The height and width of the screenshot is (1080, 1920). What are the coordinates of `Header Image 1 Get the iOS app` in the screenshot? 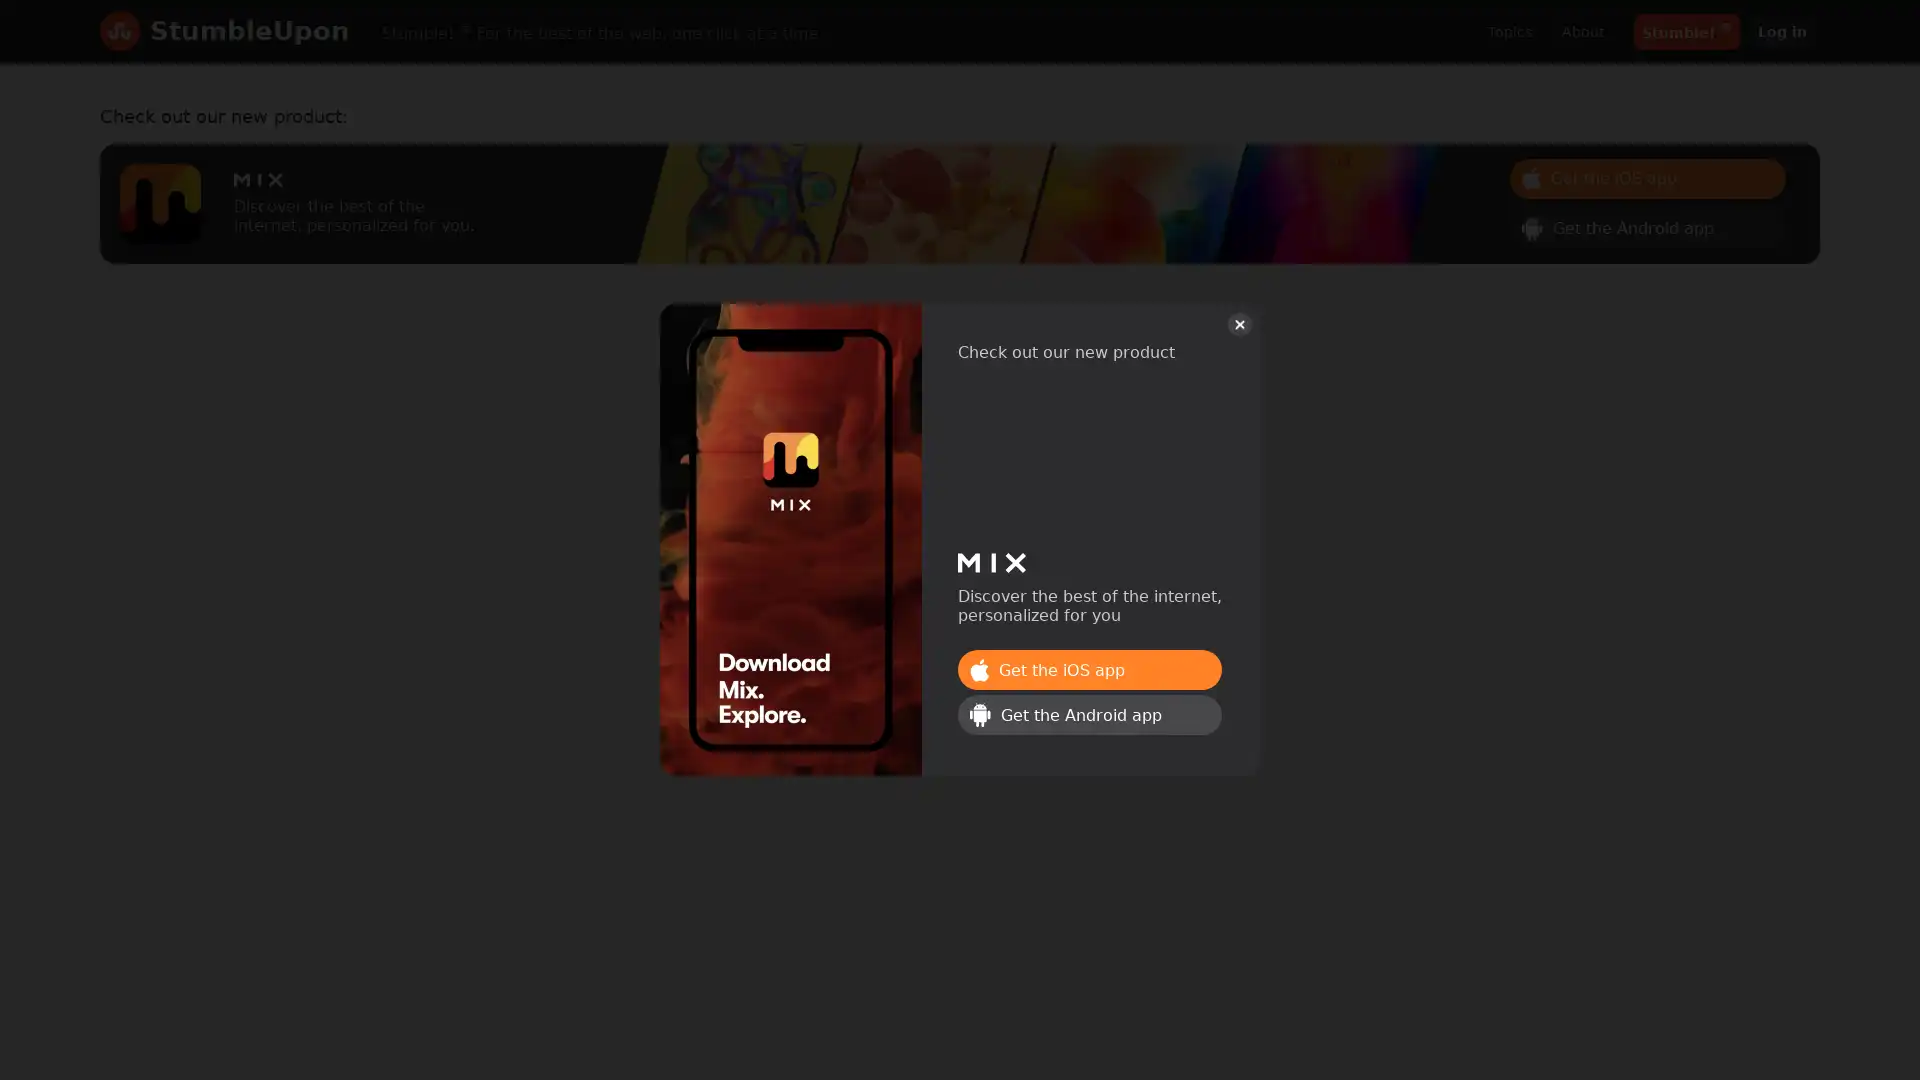 It's located at (1088, 670).